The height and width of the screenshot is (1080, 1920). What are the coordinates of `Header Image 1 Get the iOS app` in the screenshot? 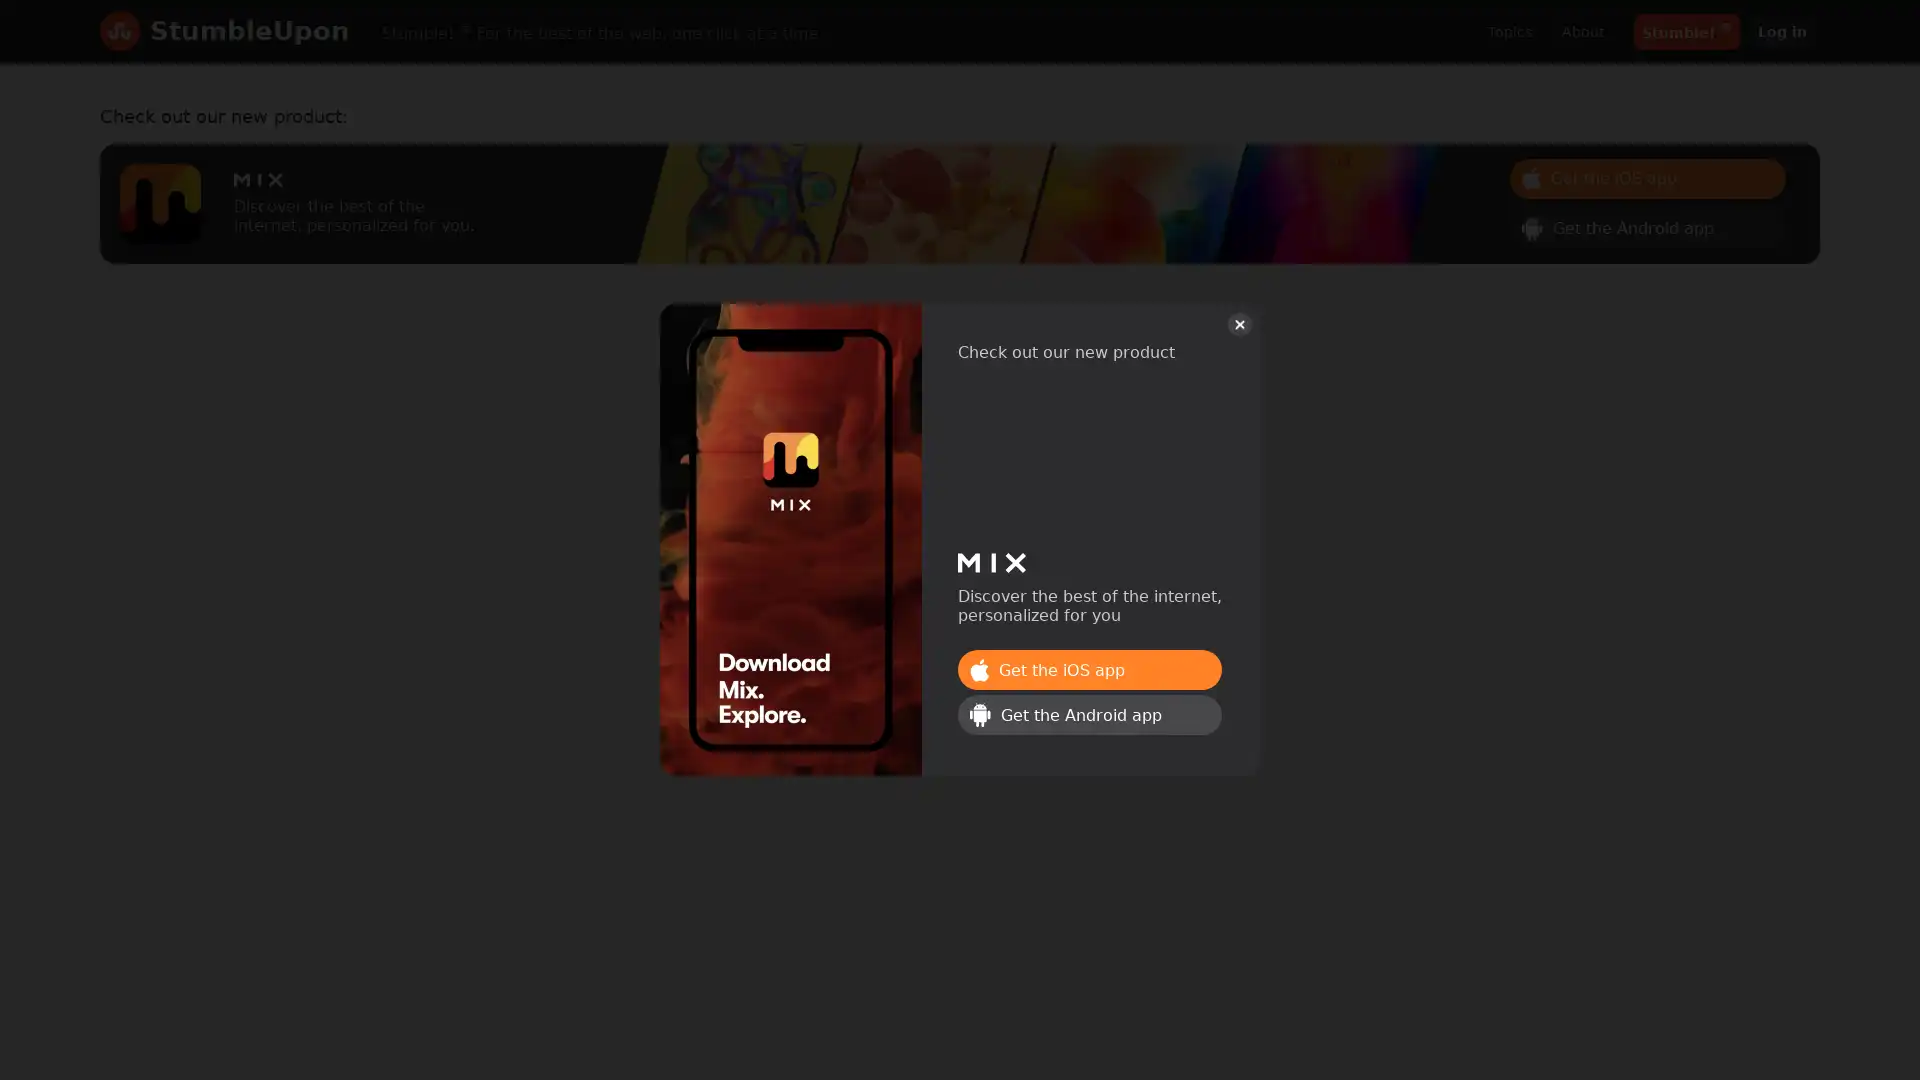 It's located at (1088, 670).